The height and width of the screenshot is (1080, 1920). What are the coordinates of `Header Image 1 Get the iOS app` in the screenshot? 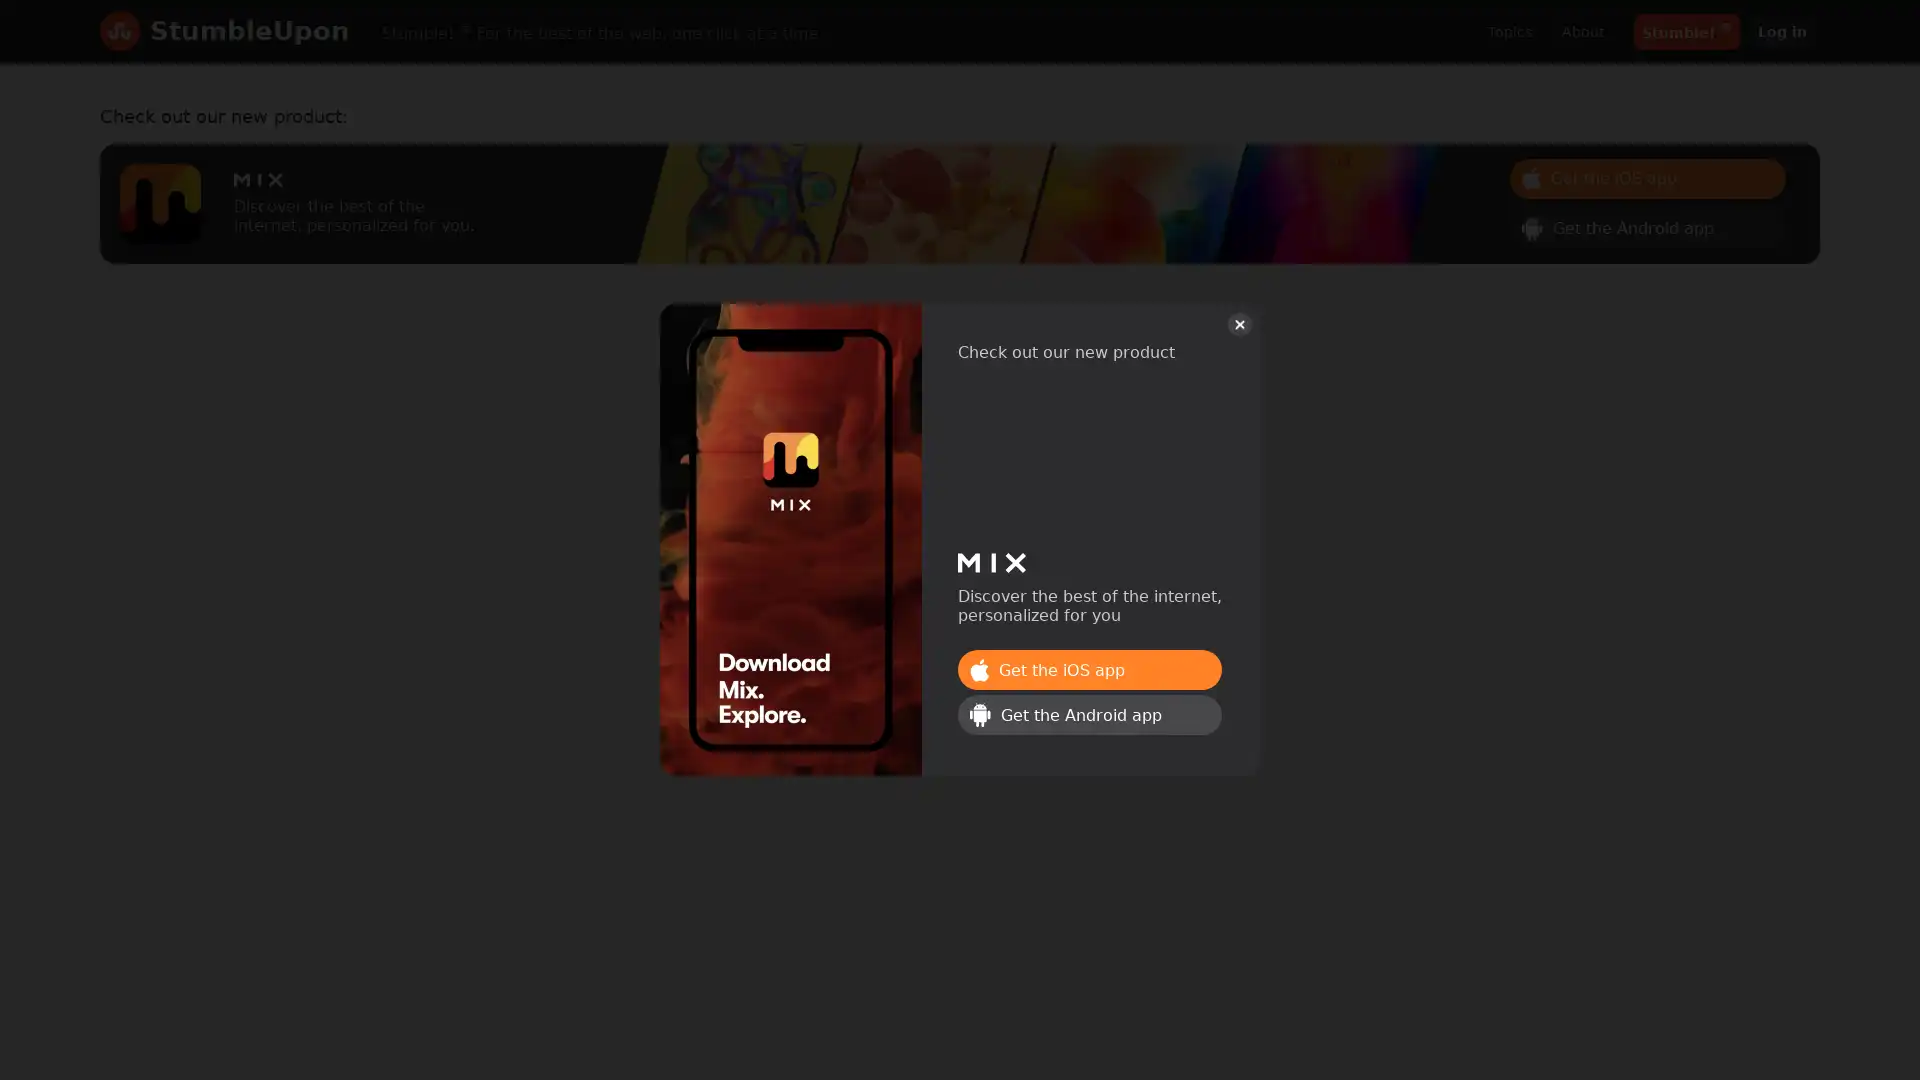 It's located at (1088, 670).